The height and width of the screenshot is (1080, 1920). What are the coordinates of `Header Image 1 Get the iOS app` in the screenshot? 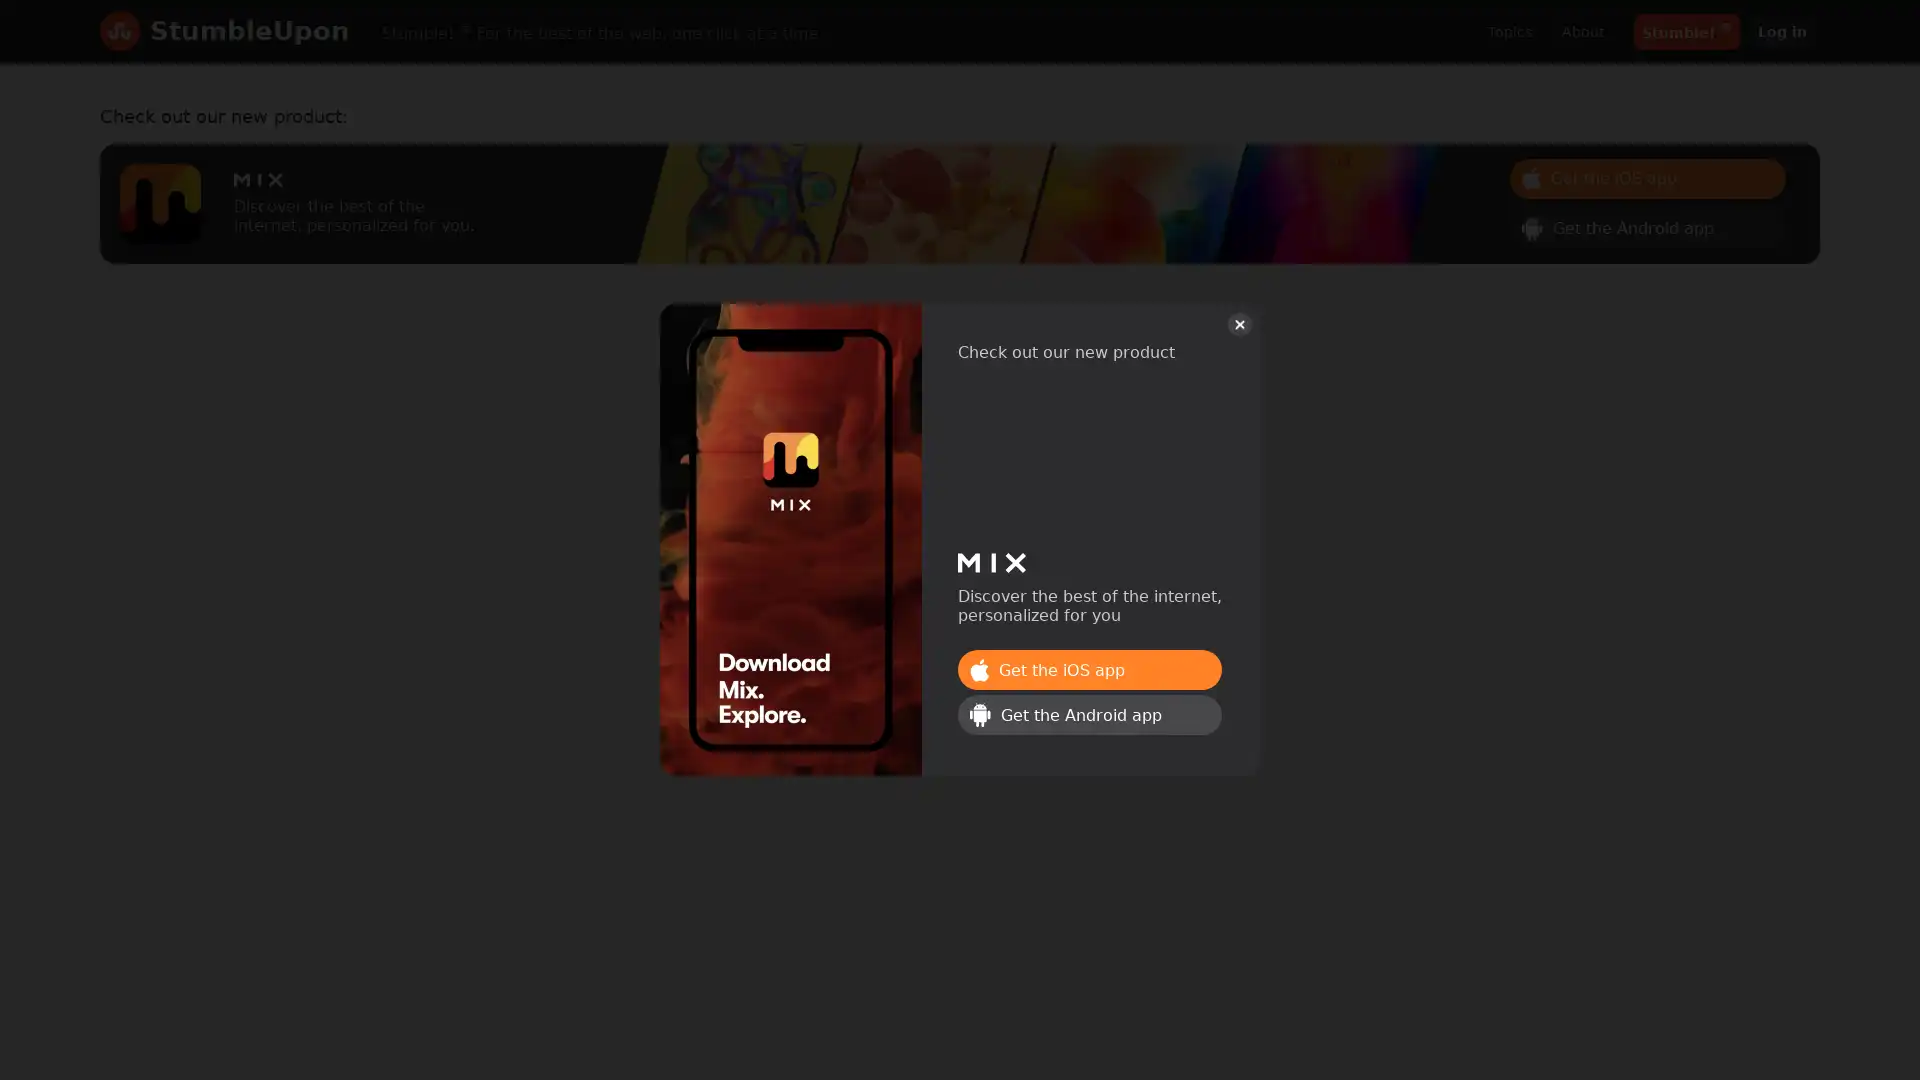 It's located at (1088, 670).